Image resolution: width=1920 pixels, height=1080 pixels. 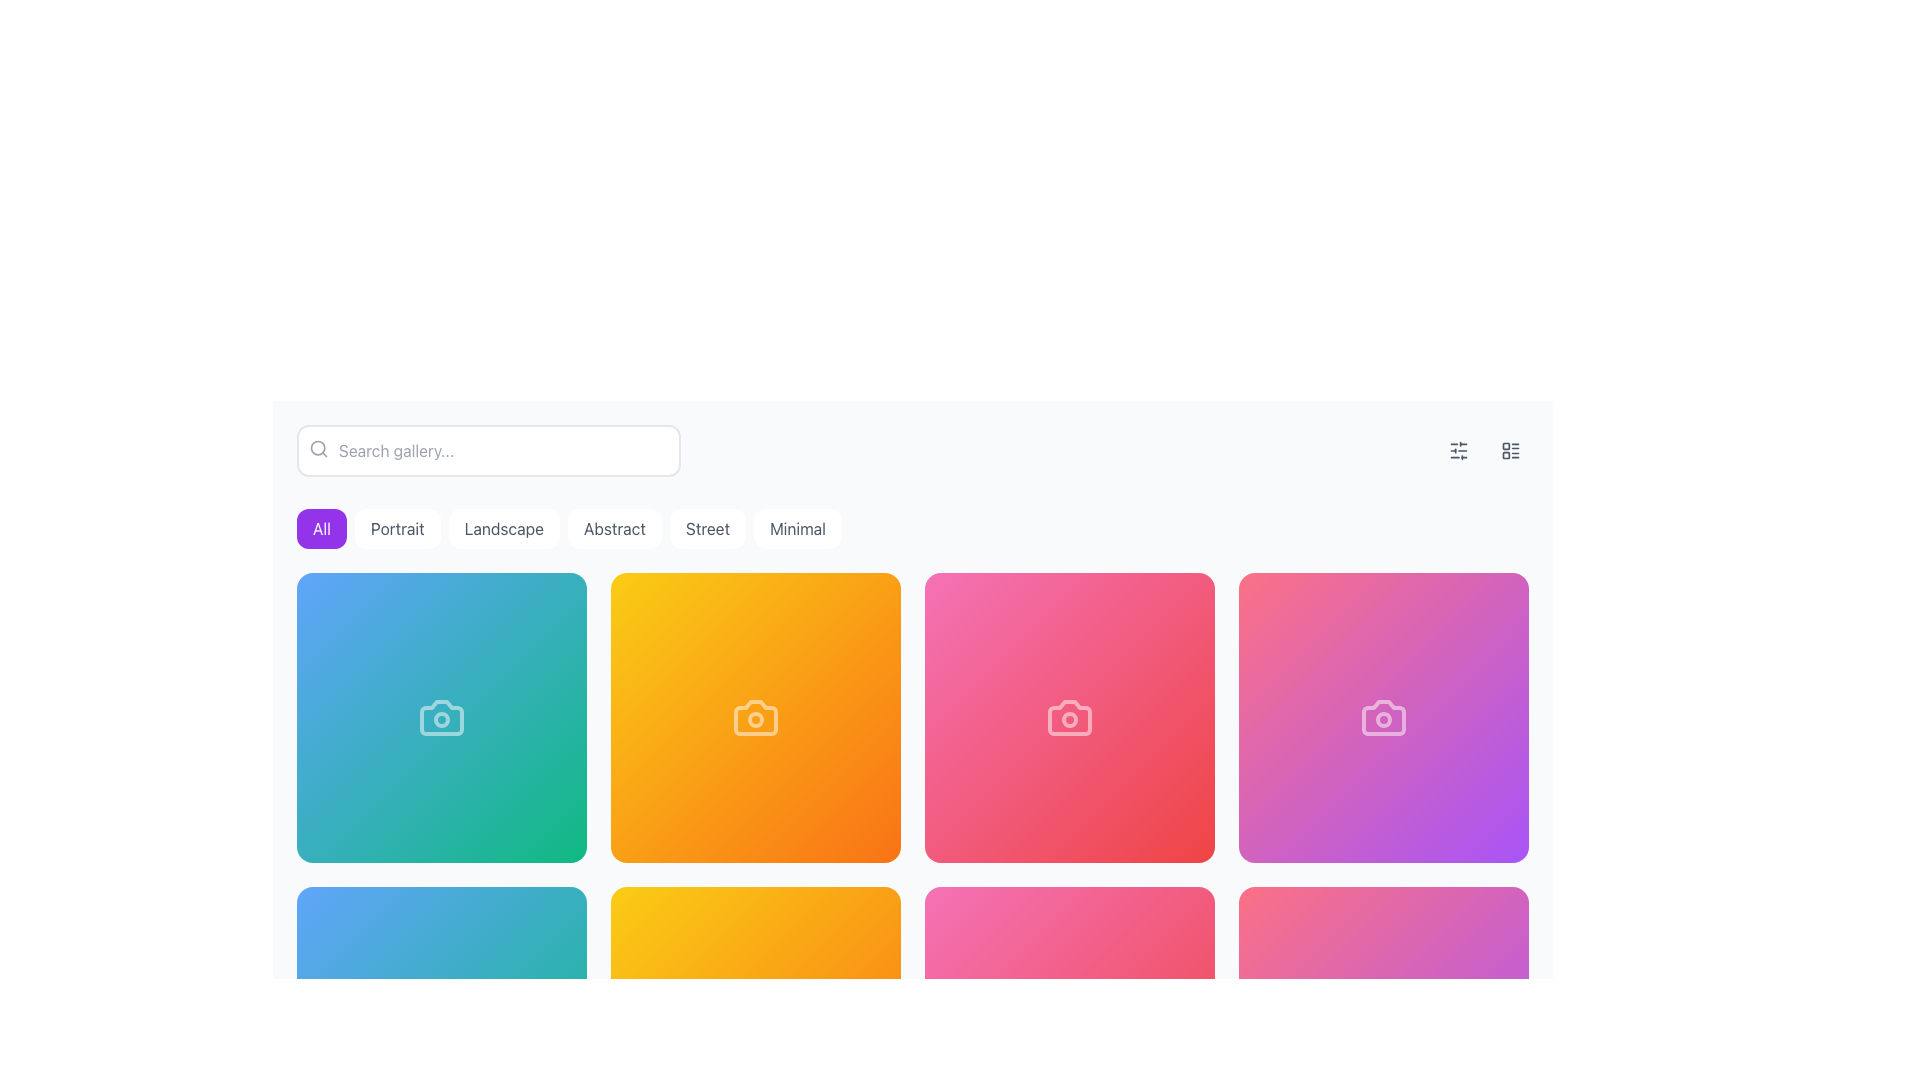 I want to click on the 'Landscape' filter button, which is the third button in a horizontal set of six buttons located below the search bar, so click(x=504, y=527).